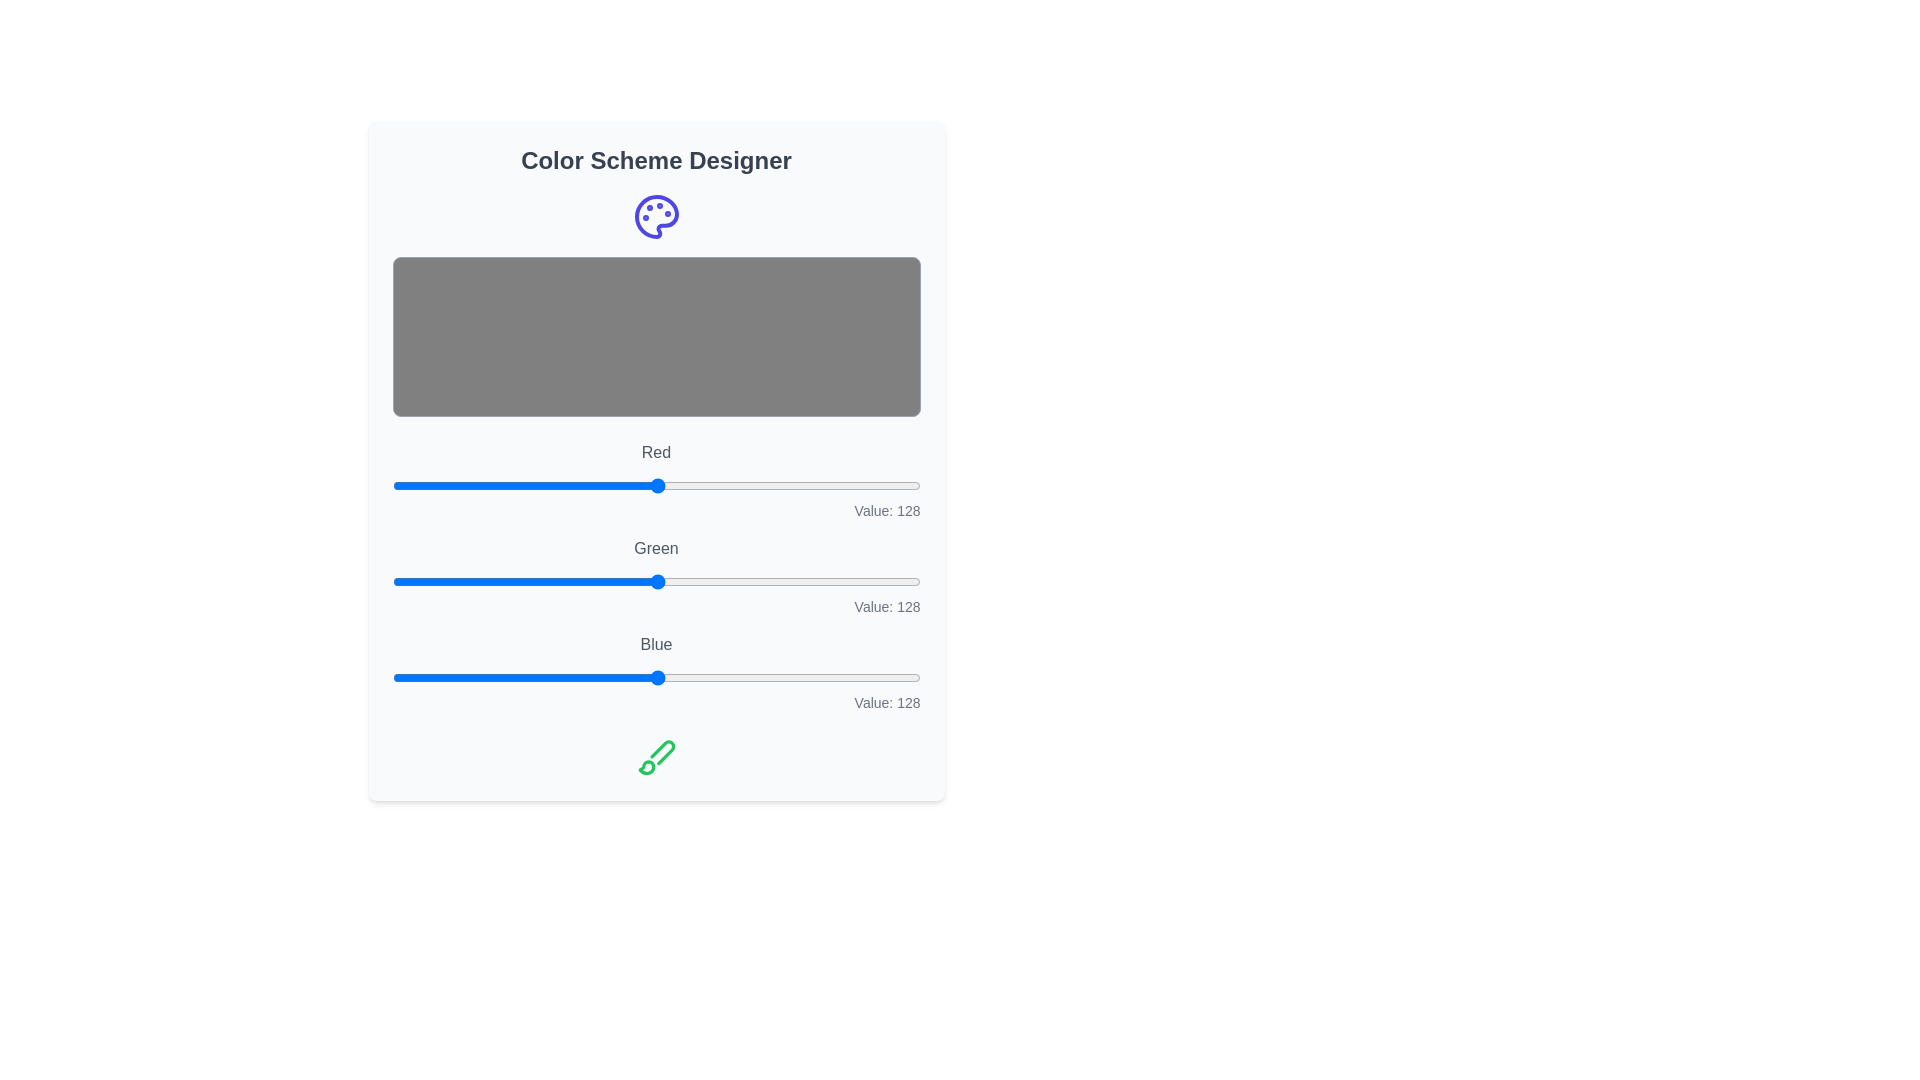  What do you see at coordinates (656, 481) in the screenshot?
I see `the 'Red' slider input in the 'Color Scheme Designer' interface` at bounding box center [656, 481].